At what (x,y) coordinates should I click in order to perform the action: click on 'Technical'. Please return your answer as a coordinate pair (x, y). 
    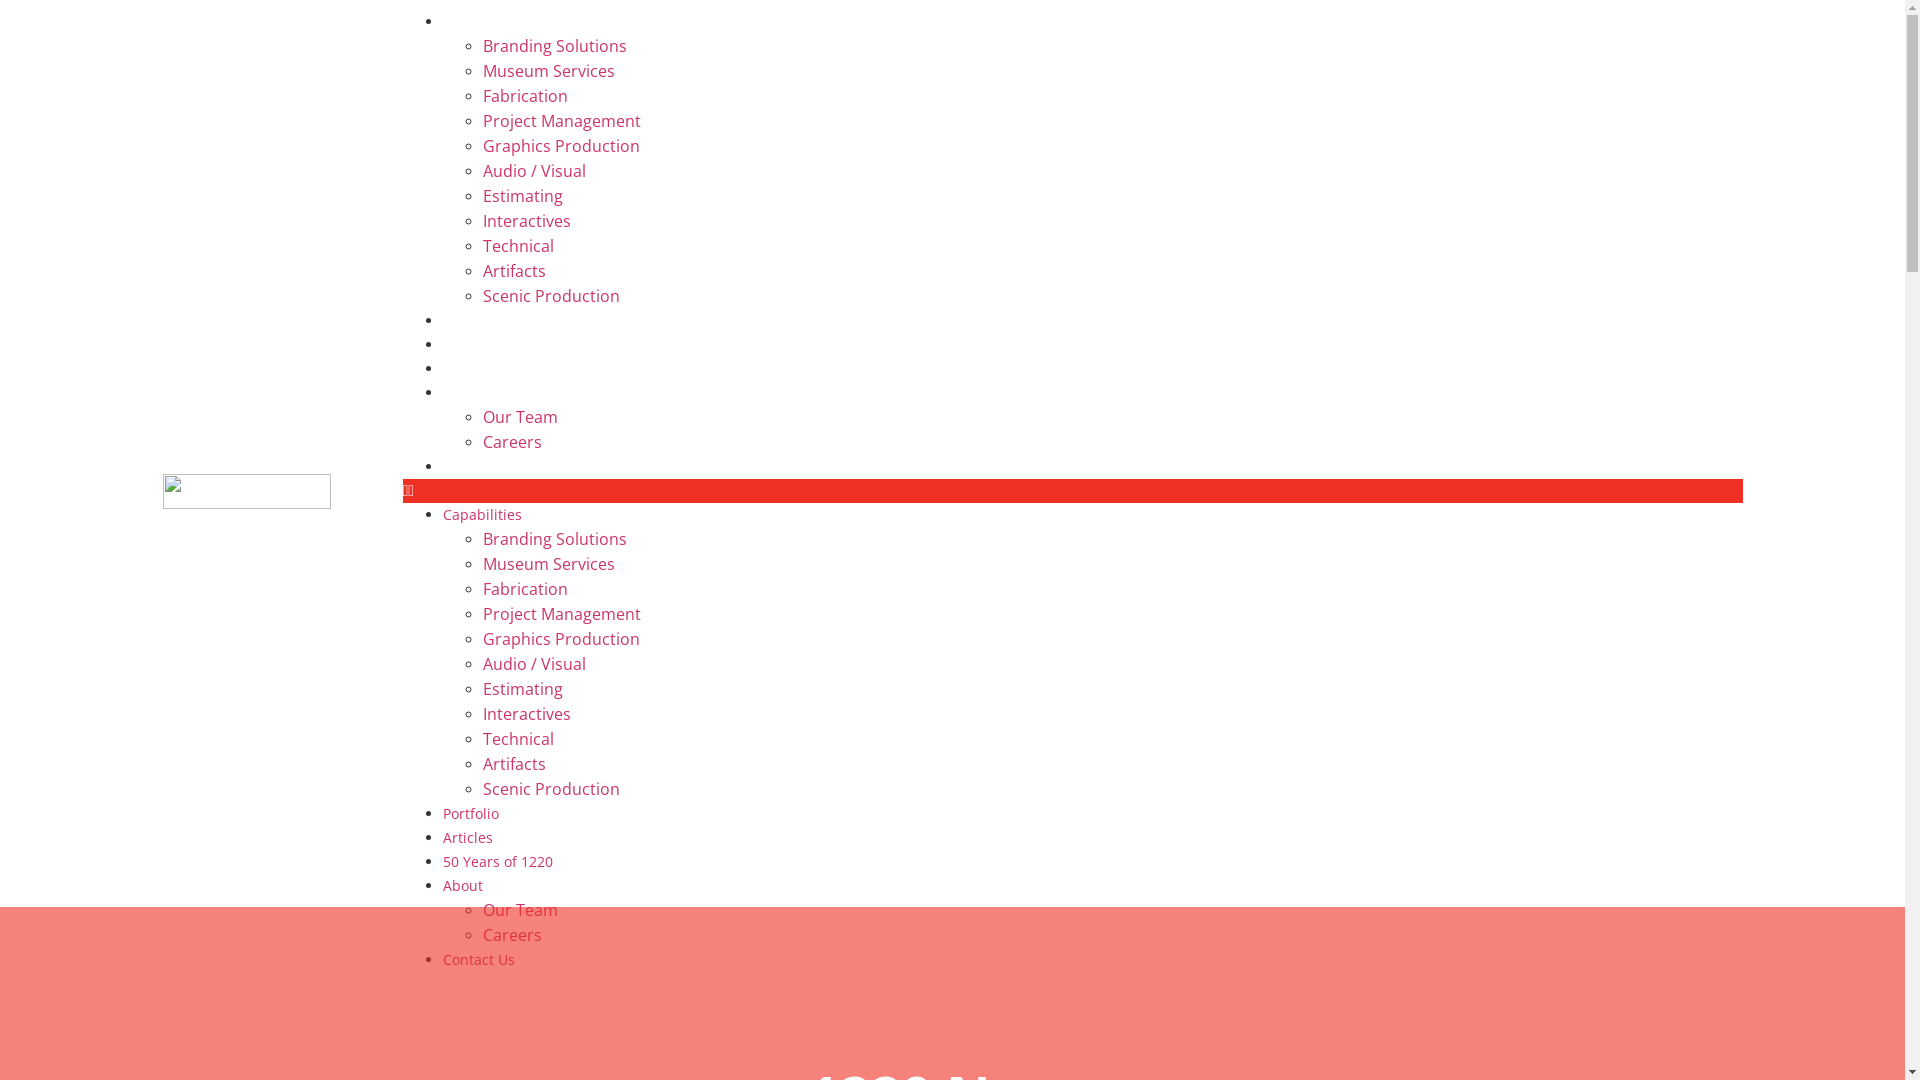
    Looking at the image, I should click on (517, 739).